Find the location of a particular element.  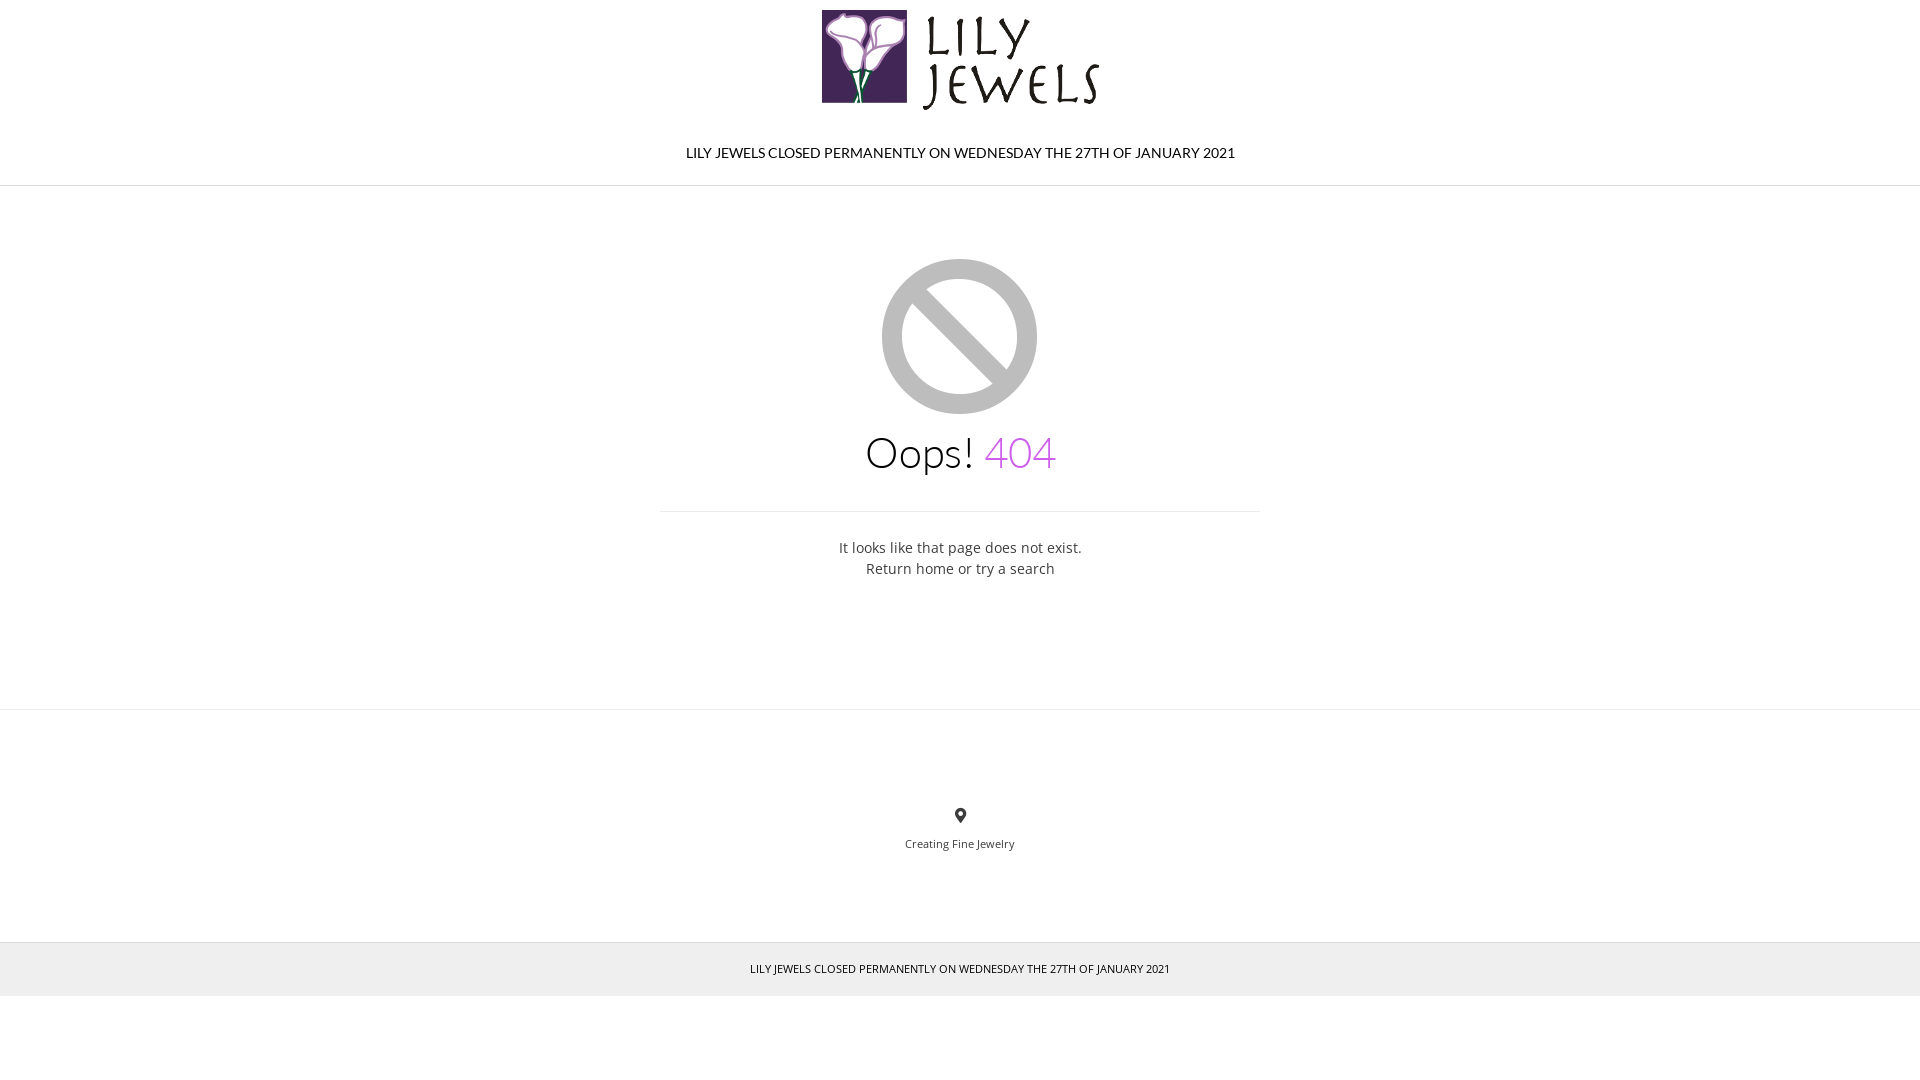

'Lily Jewels Paddington' is located at coordinates (960, 59).